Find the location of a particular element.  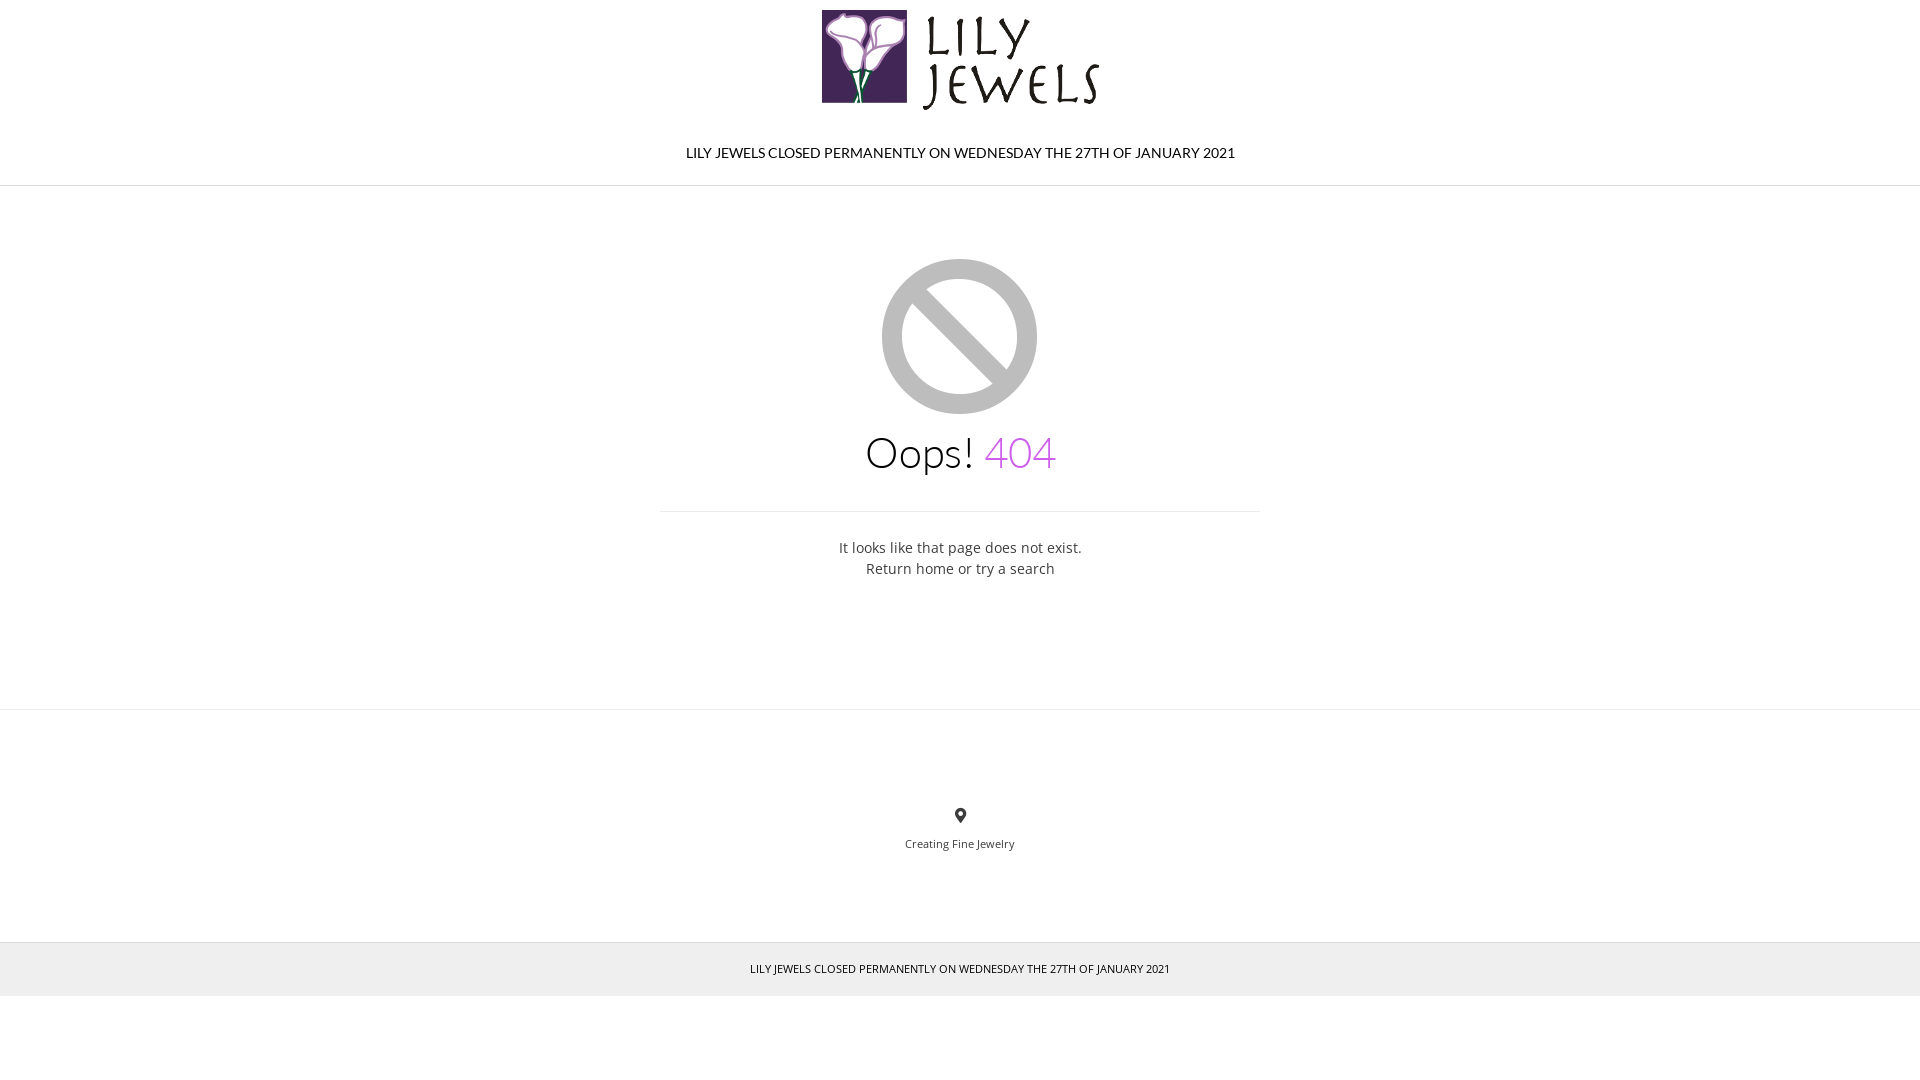

'Lily Jewels Paddington' is located at coordinates (960, 59).